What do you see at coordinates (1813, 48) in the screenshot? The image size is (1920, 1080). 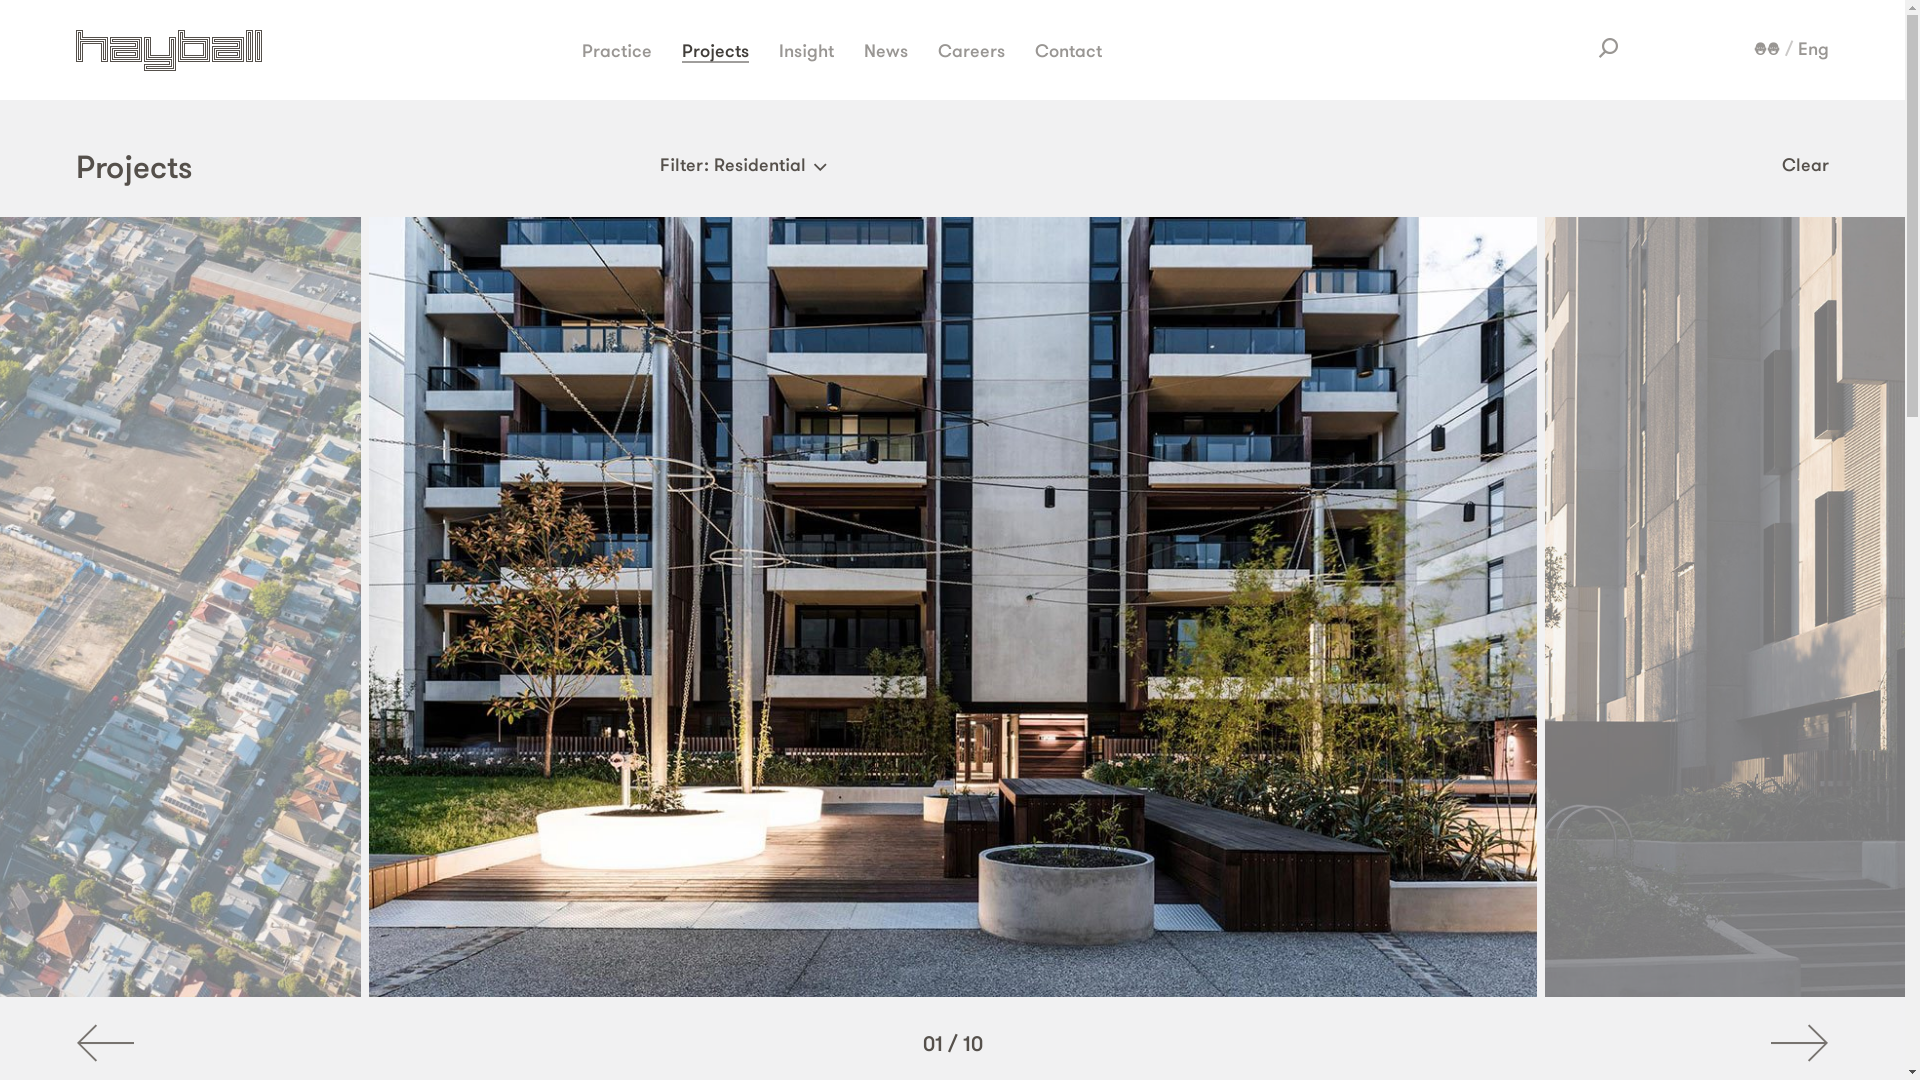 I see `'Eng'` at bounding box center [1813, 48].